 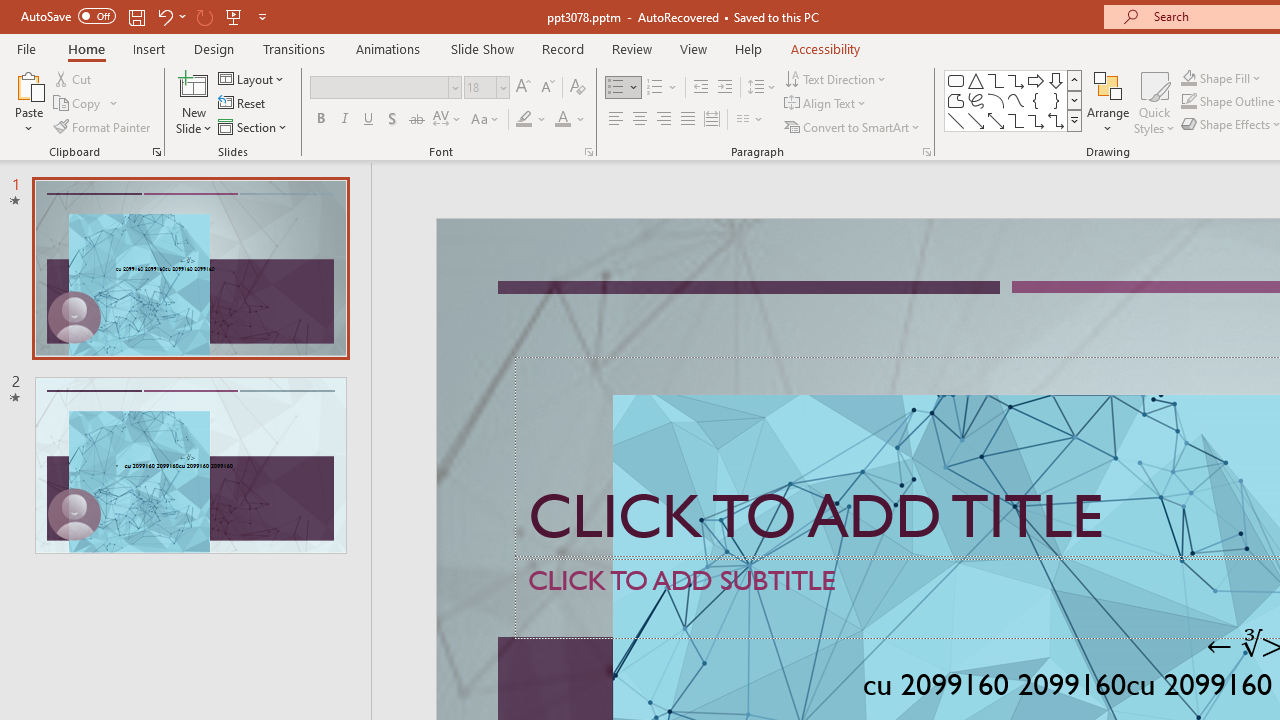 What do you see at coordinates (700, 86) in the screenshot?
I see `'Decrease Indent'` at bounding box center [700, 86].